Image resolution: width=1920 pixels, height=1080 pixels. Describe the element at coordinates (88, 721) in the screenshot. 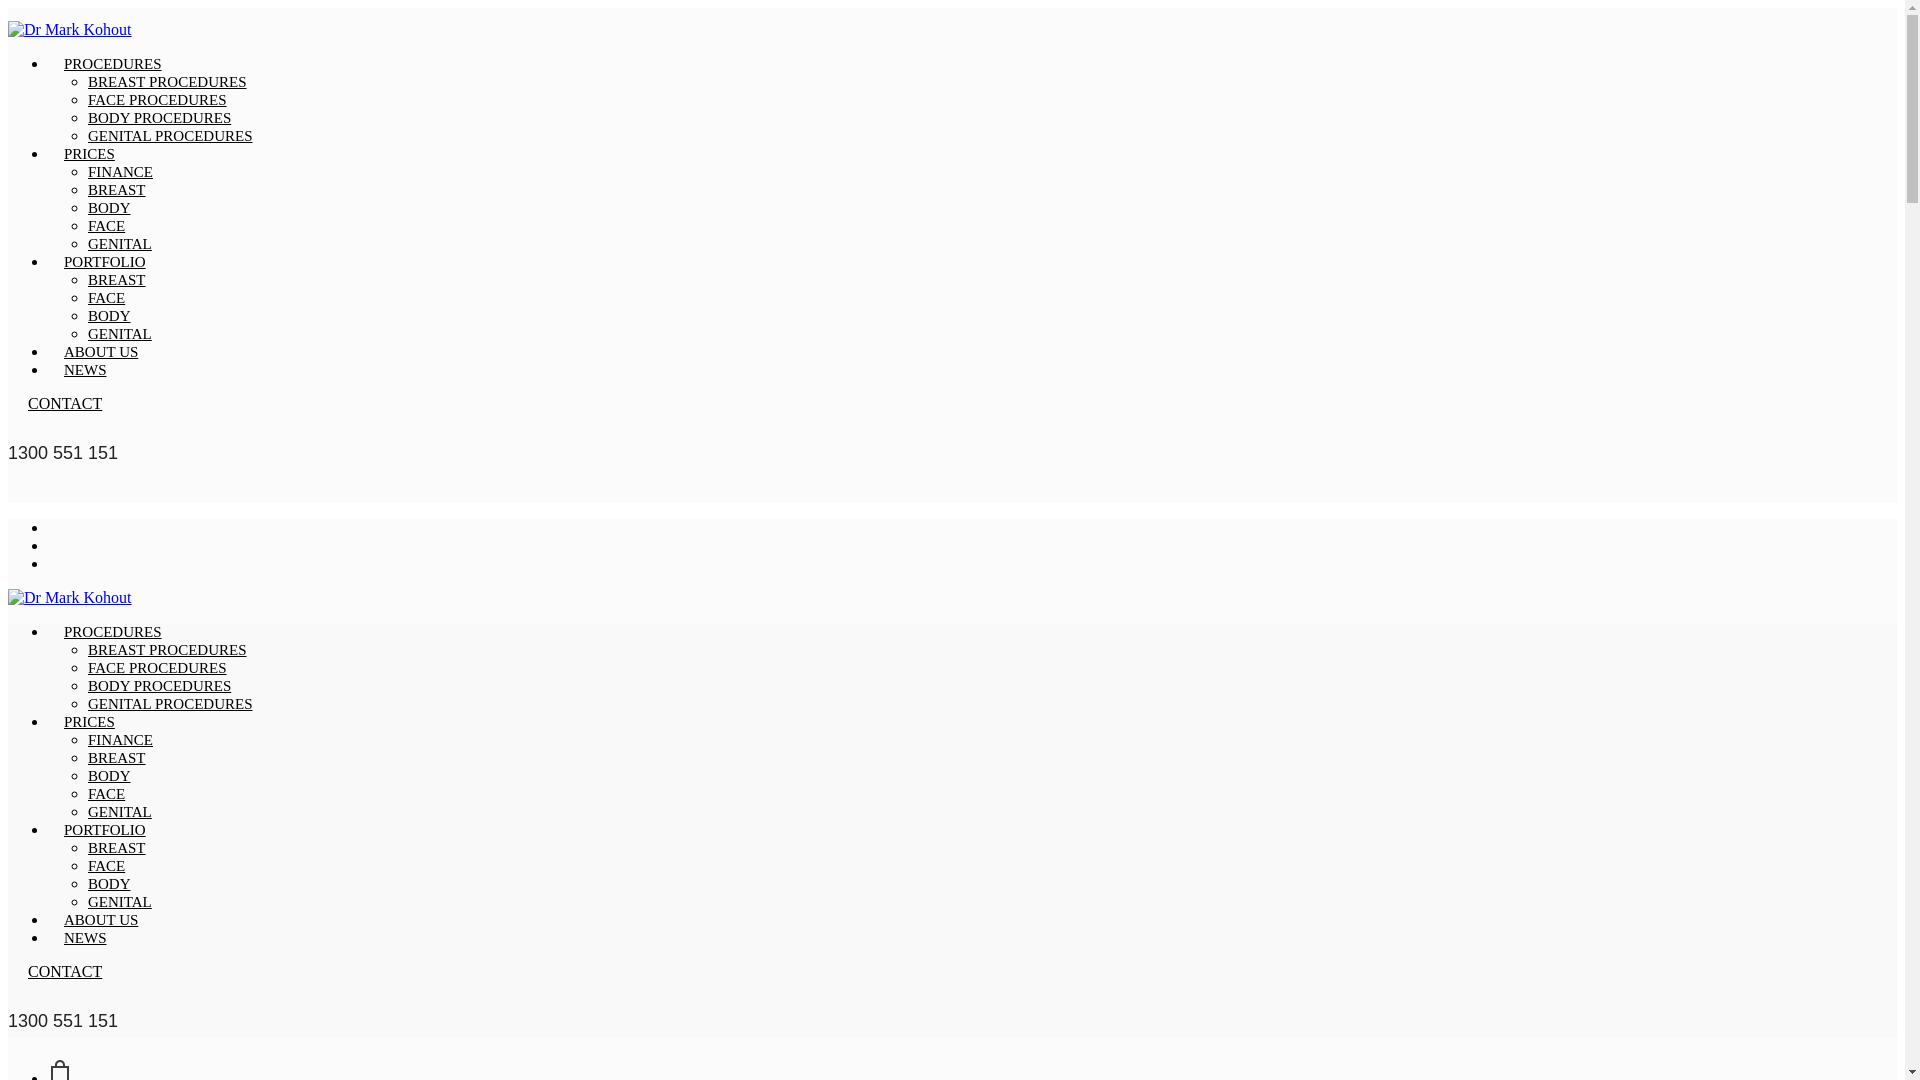

I see `'PRICES'` at that location.